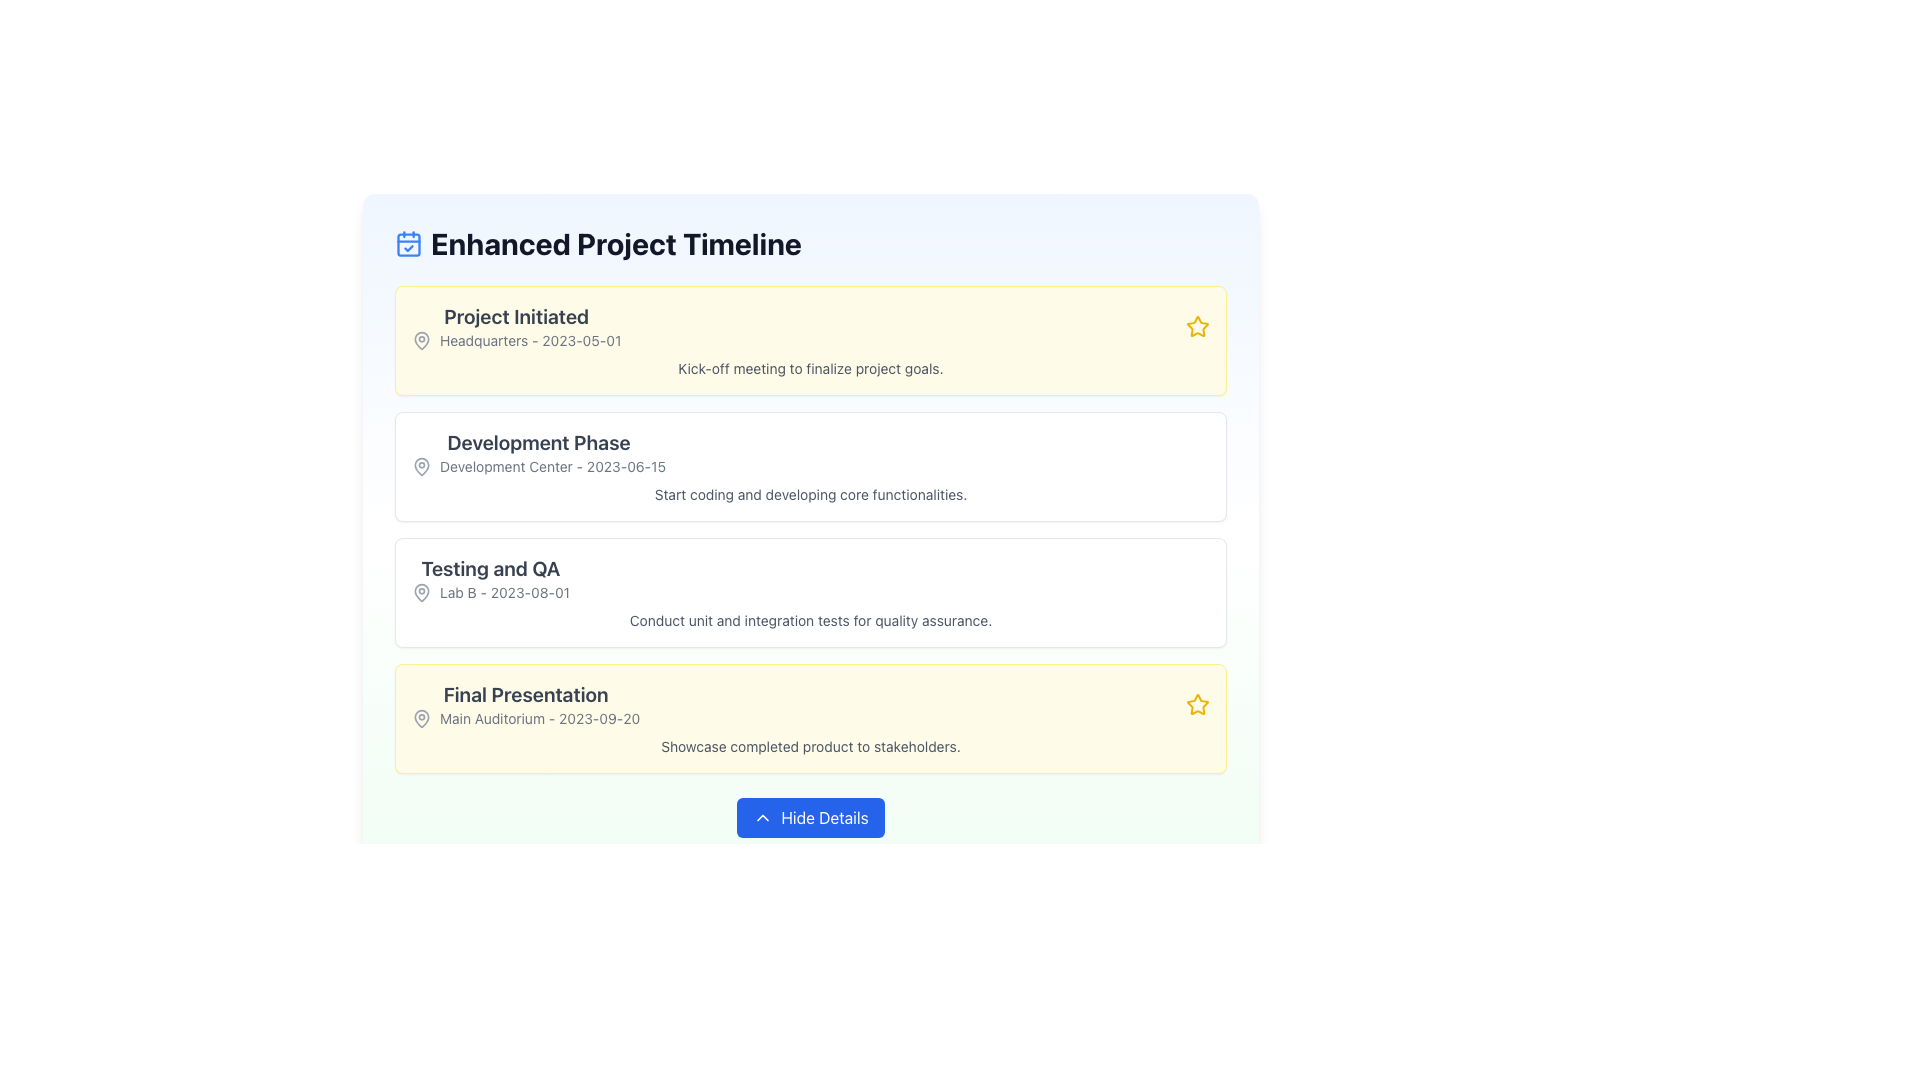 The width and height of the screenshot is (1920, 1080). I want to click on the chevron-up icon located to the left of the 'Hide Details' button, so click(762, 817).